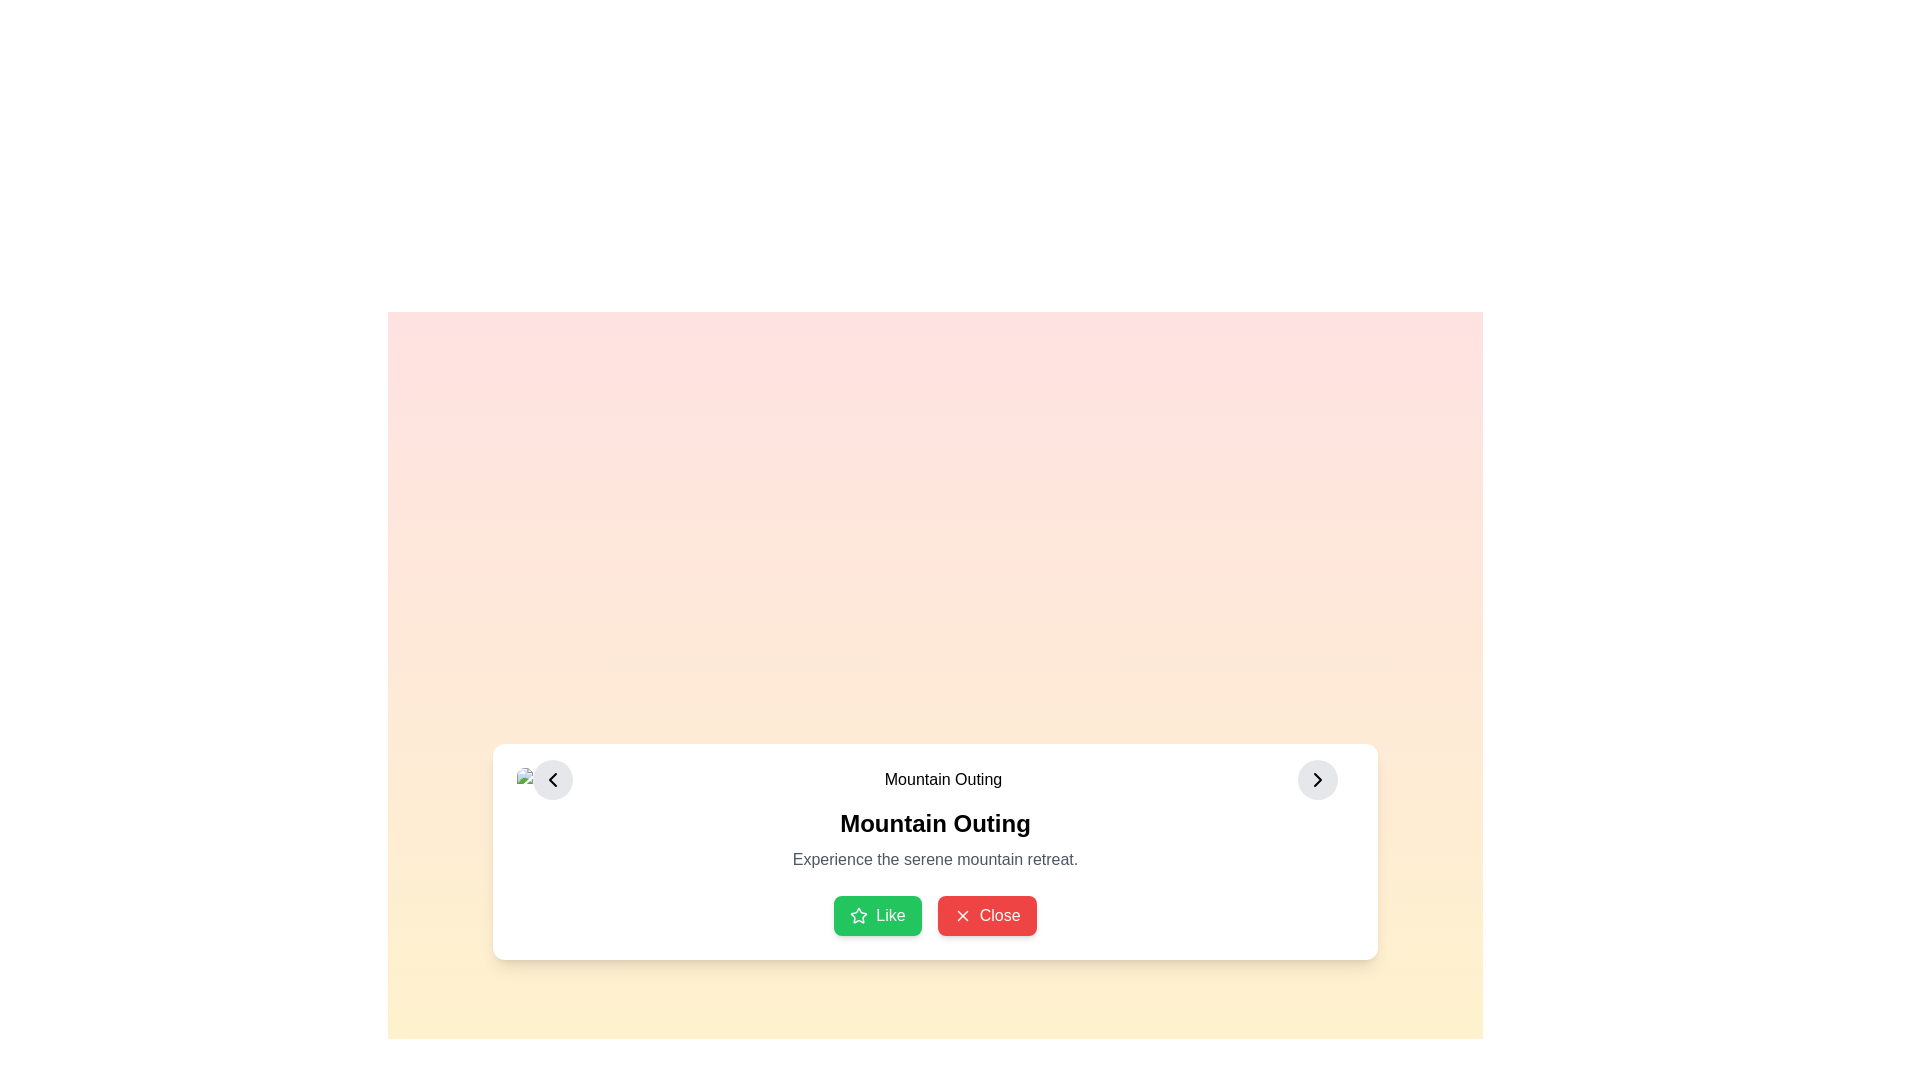  Describe the element at coordinates (552, 778) in the screenshot. I see `the navigation icon located within the circular button on the left side of the card` at that location.